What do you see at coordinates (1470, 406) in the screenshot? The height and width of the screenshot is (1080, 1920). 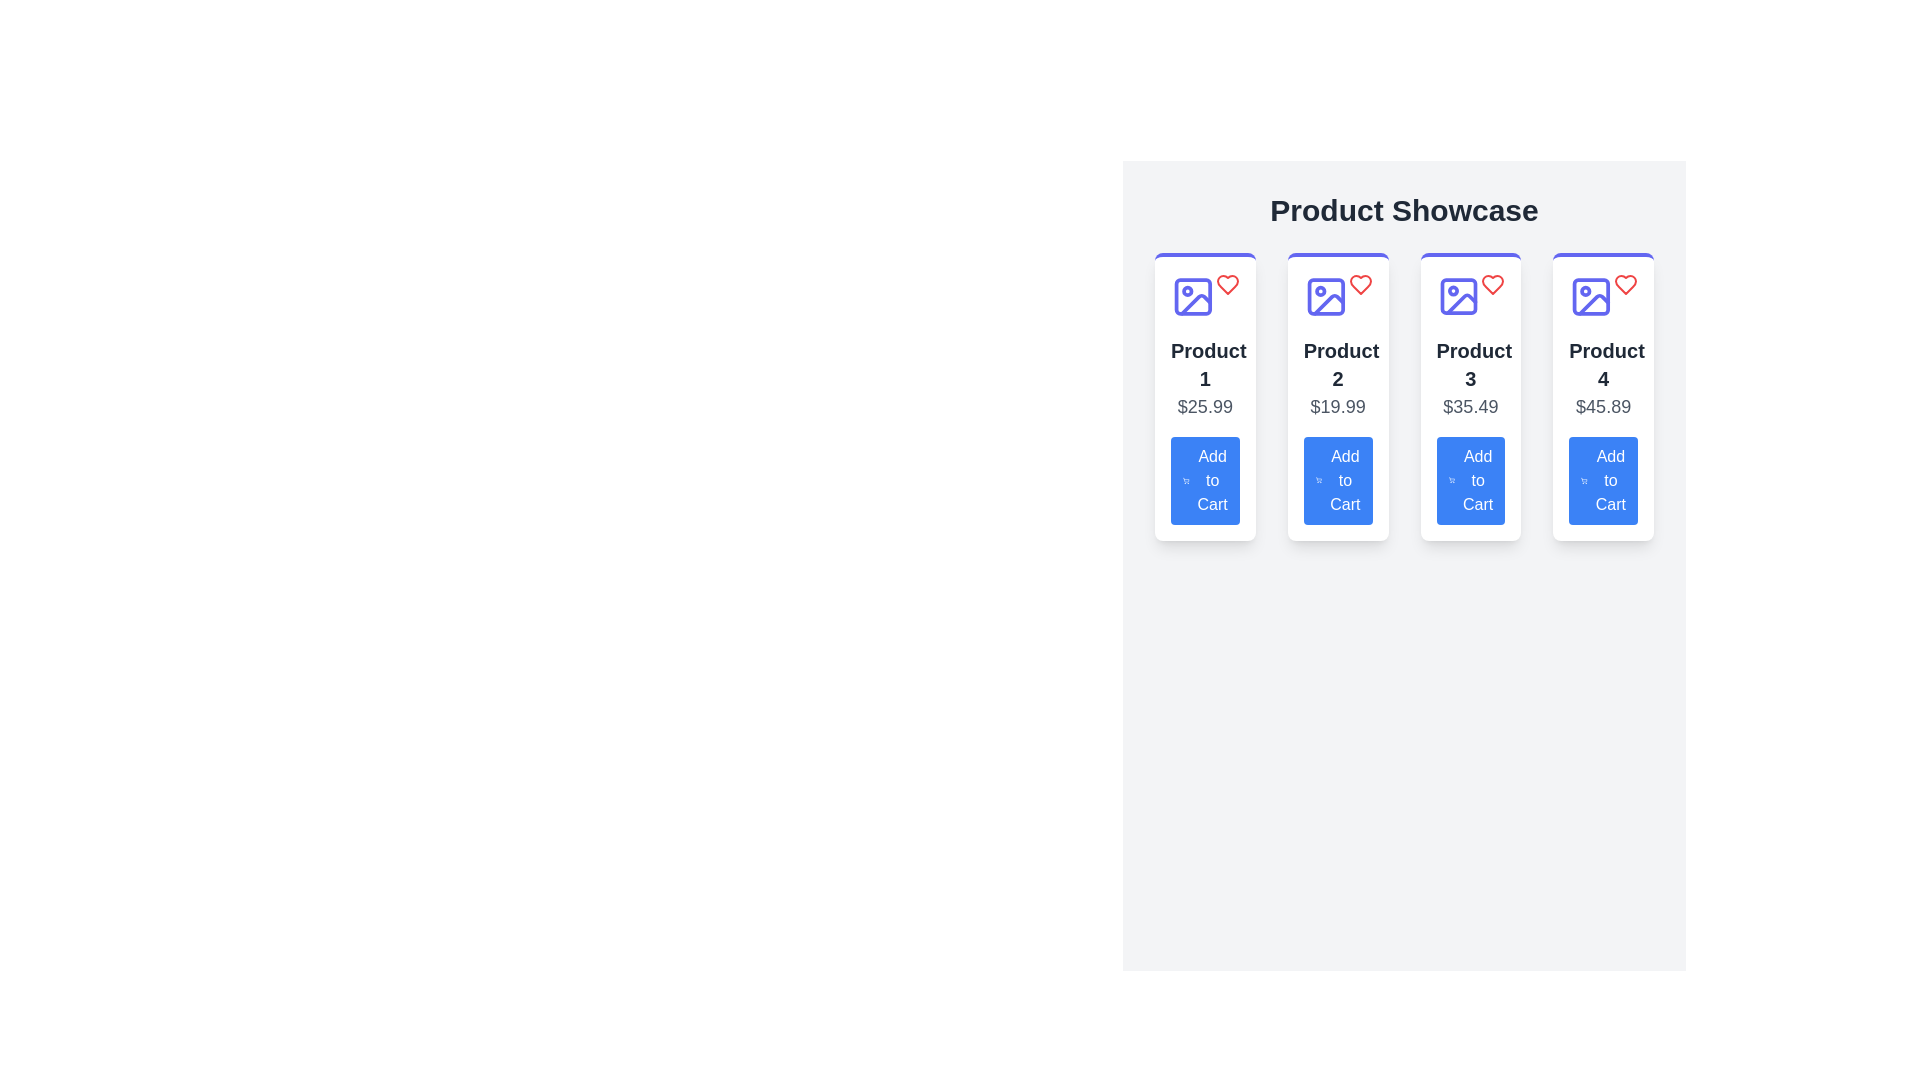 I see `the price text element located in the third product card, which is situated below the title 'Product 3' and above the 'Add to Cart' button` at bounding box center [1470, 406].